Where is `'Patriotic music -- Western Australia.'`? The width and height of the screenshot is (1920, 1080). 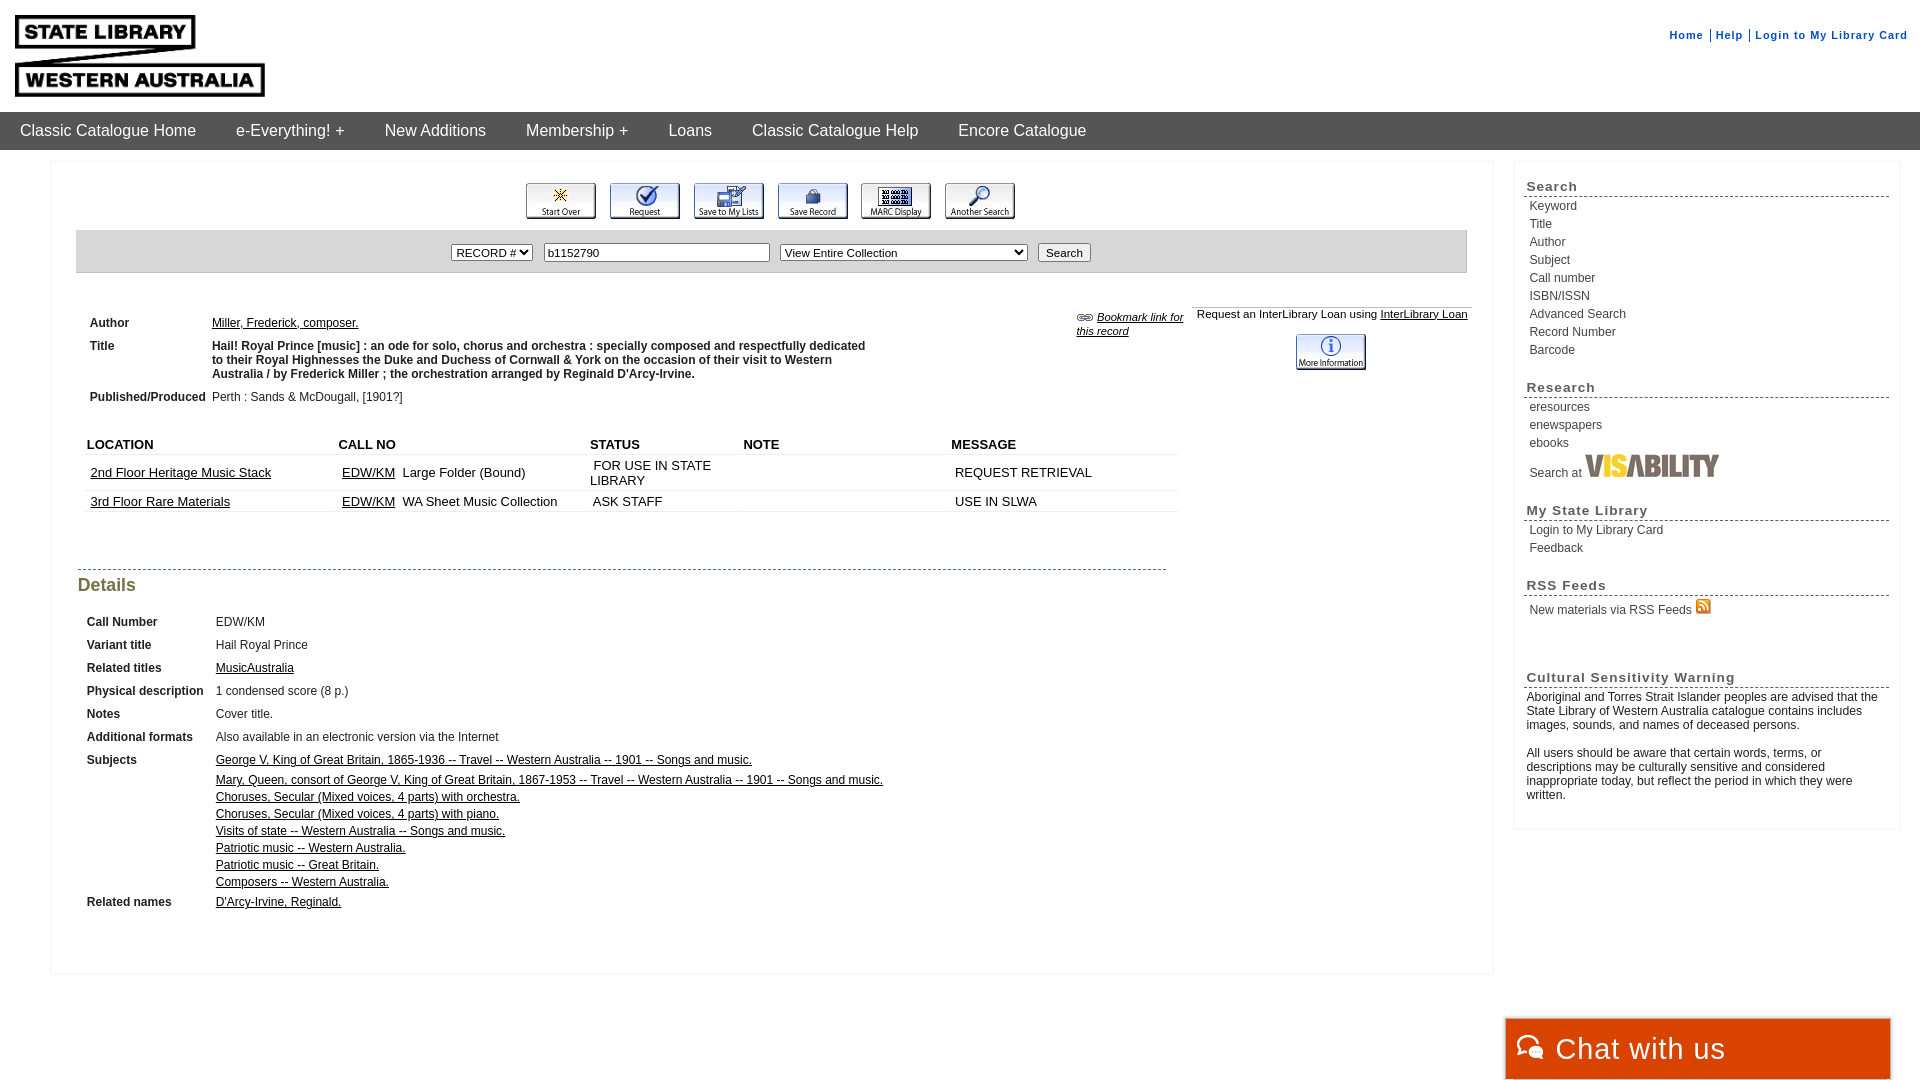
'Patriotic music -- Western Australia.' is located at coordinates (310, 848).